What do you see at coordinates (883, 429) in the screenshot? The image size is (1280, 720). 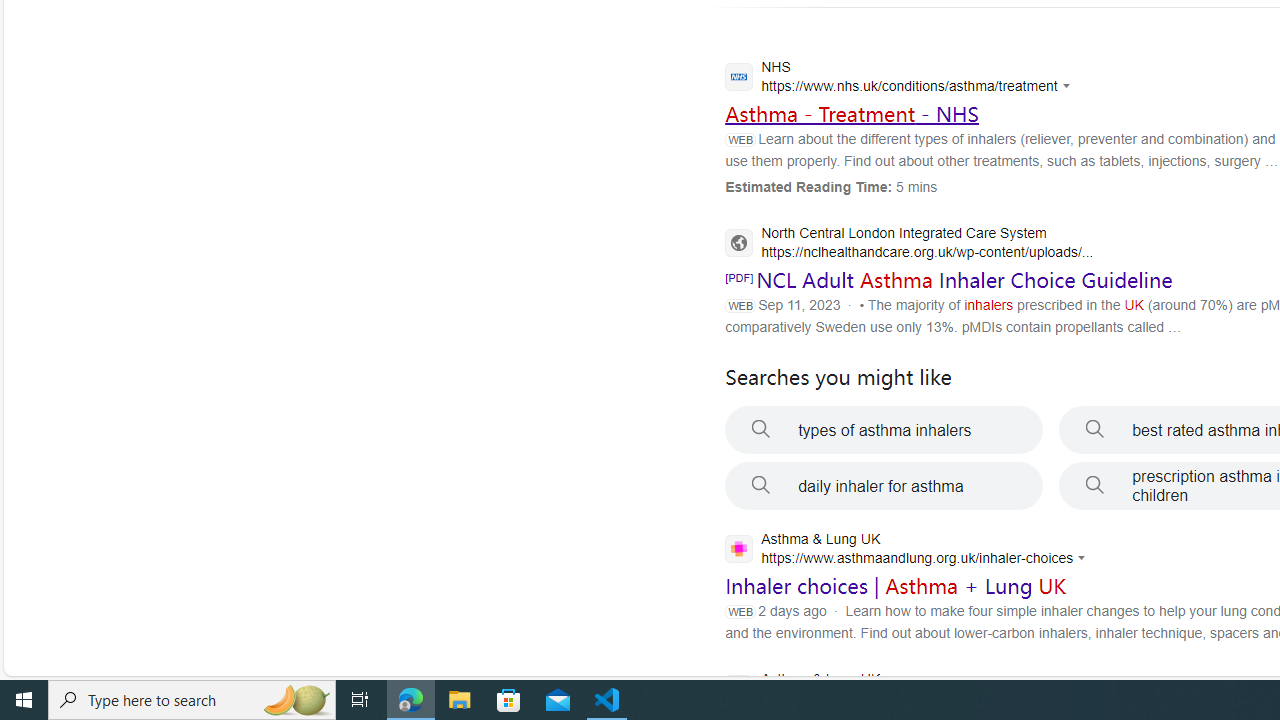 I see `'types of asthma inhalers'` at bounding box center [883, 429].